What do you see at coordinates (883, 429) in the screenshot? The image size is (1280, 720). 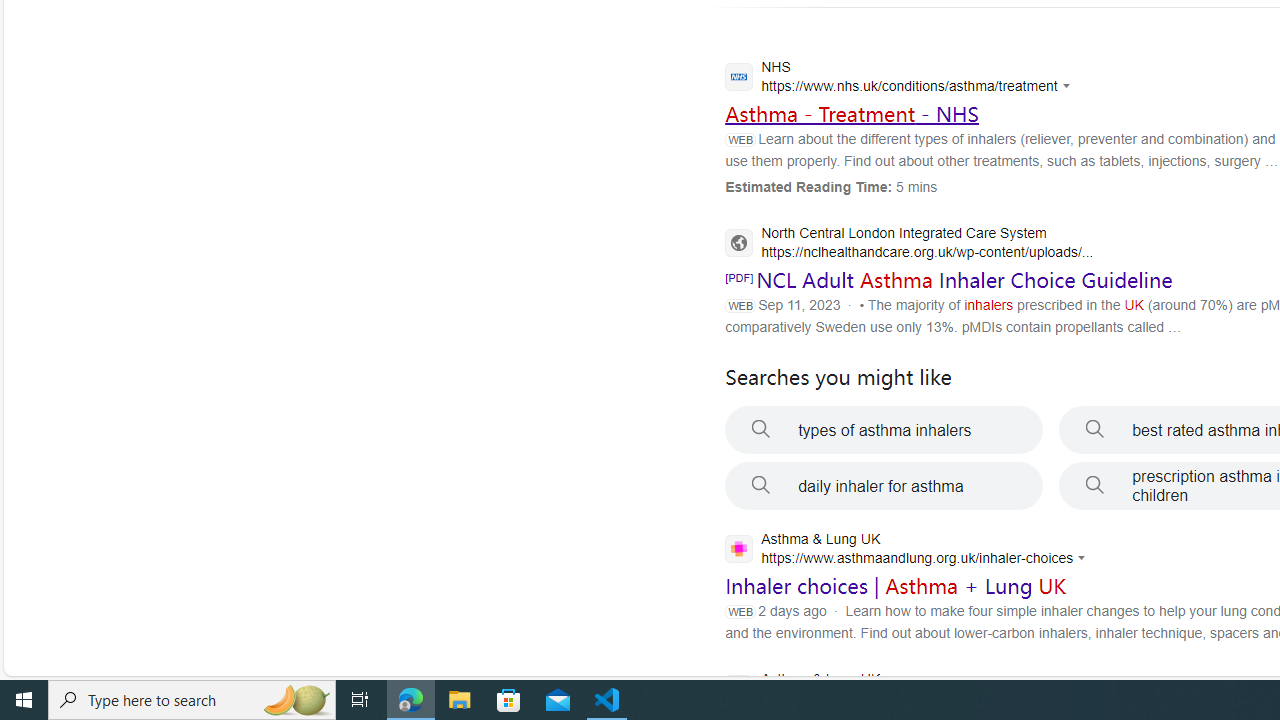 I see `'types of asthma inhalers'` at bounding box center [883, 429].